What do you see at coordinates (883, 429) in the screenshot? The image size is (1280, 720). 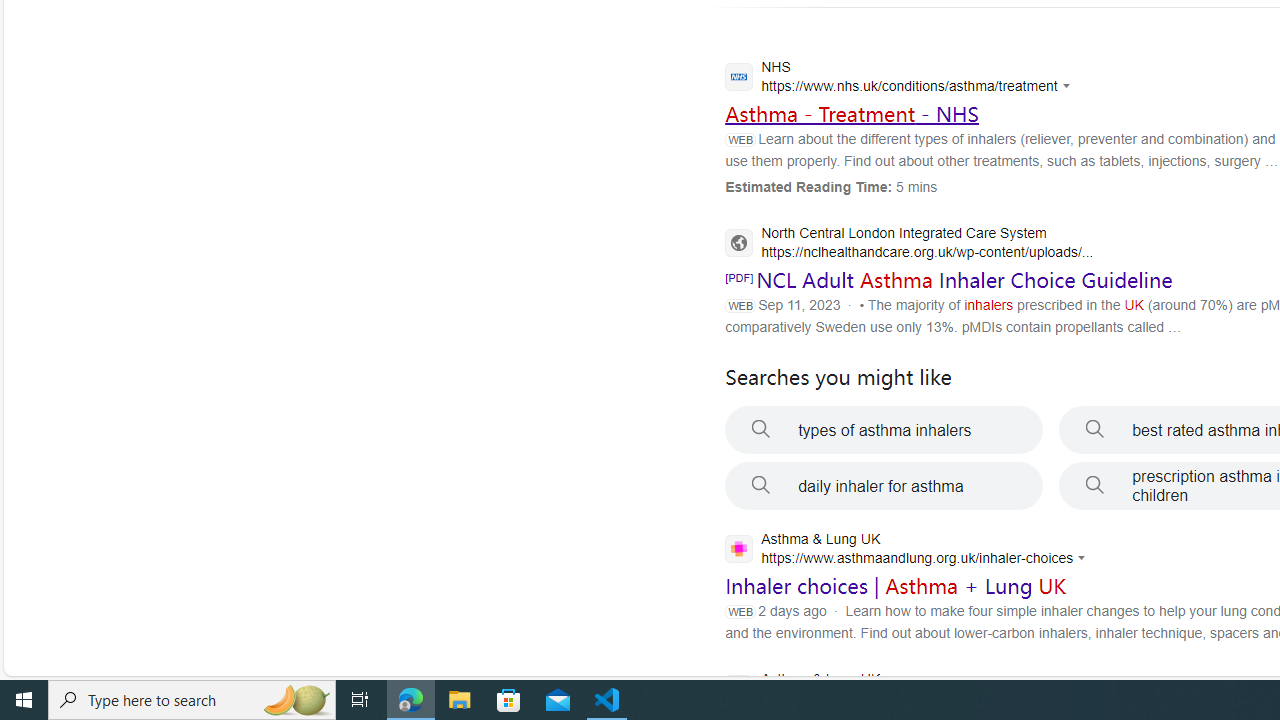 I see `'types of asthma inhalers'` at bounding box center [883, 429].